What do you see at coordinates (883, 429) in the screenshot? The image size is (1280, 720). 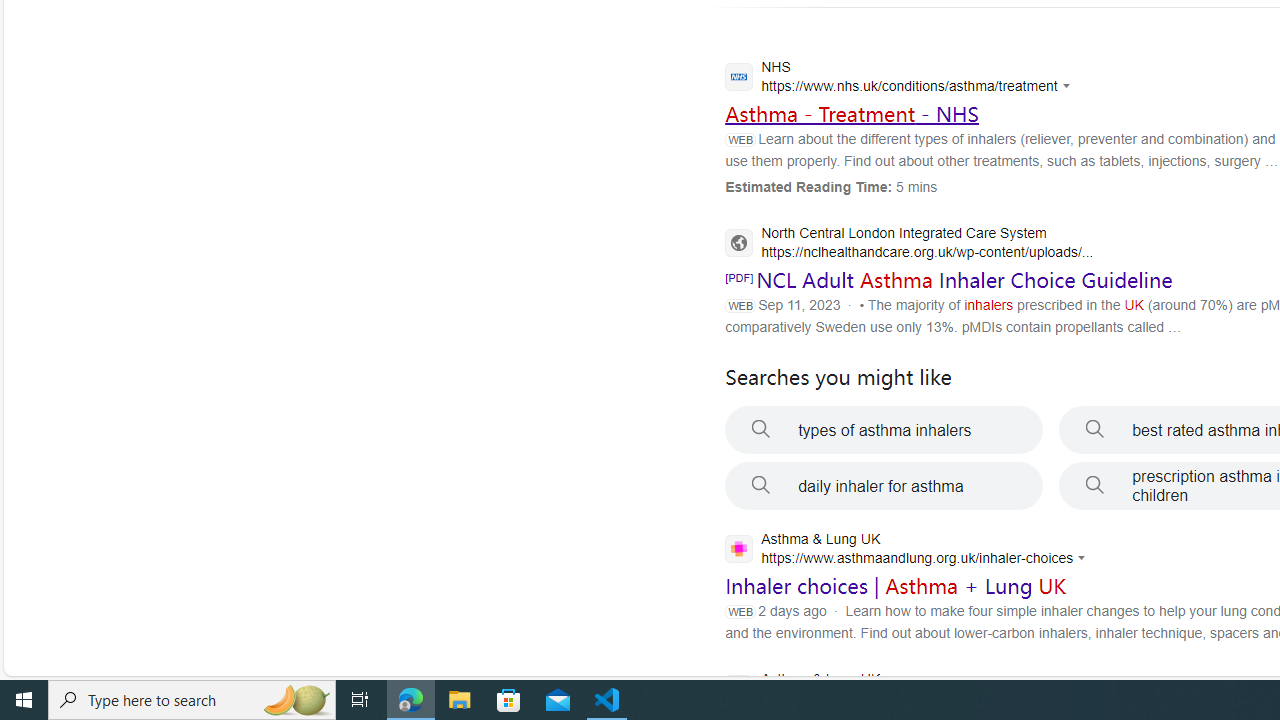 I see `'types of asthma inhalers'` at bounding box center [883, 429].